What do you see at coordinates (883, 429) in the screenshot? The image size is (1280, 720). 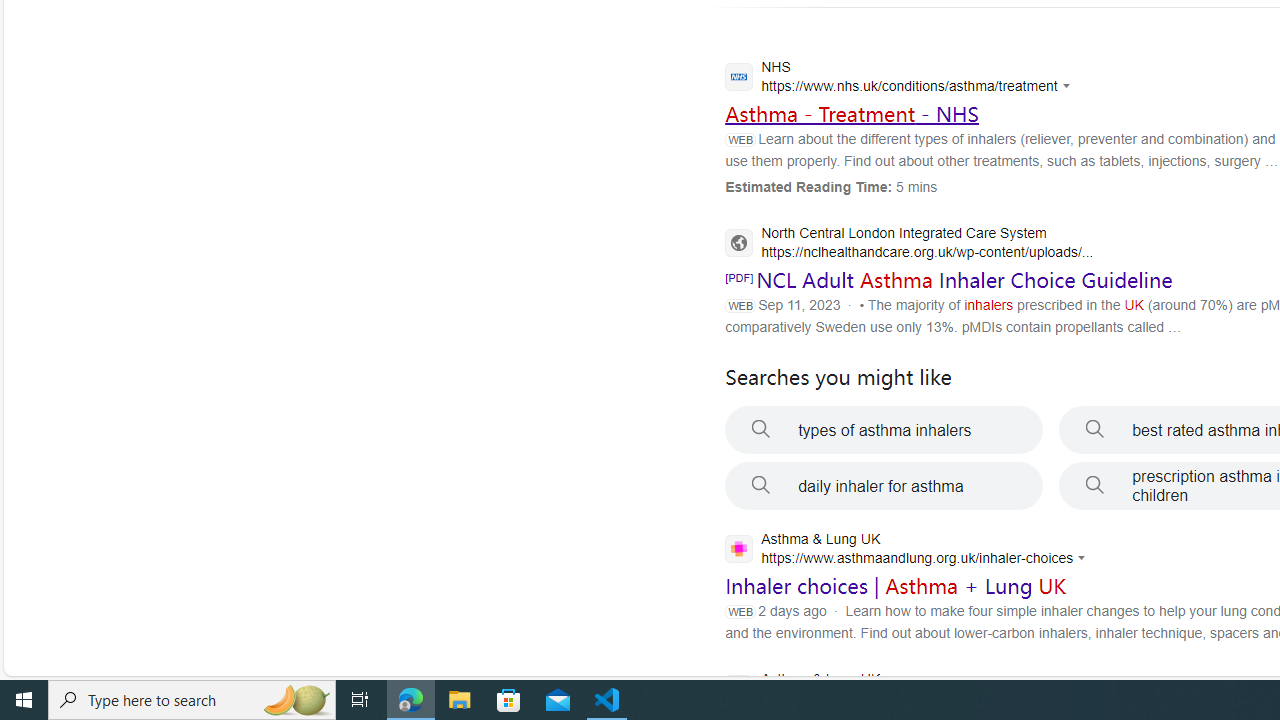 I see `'types of asthma inhalers'` at bounding box center [883, 429].